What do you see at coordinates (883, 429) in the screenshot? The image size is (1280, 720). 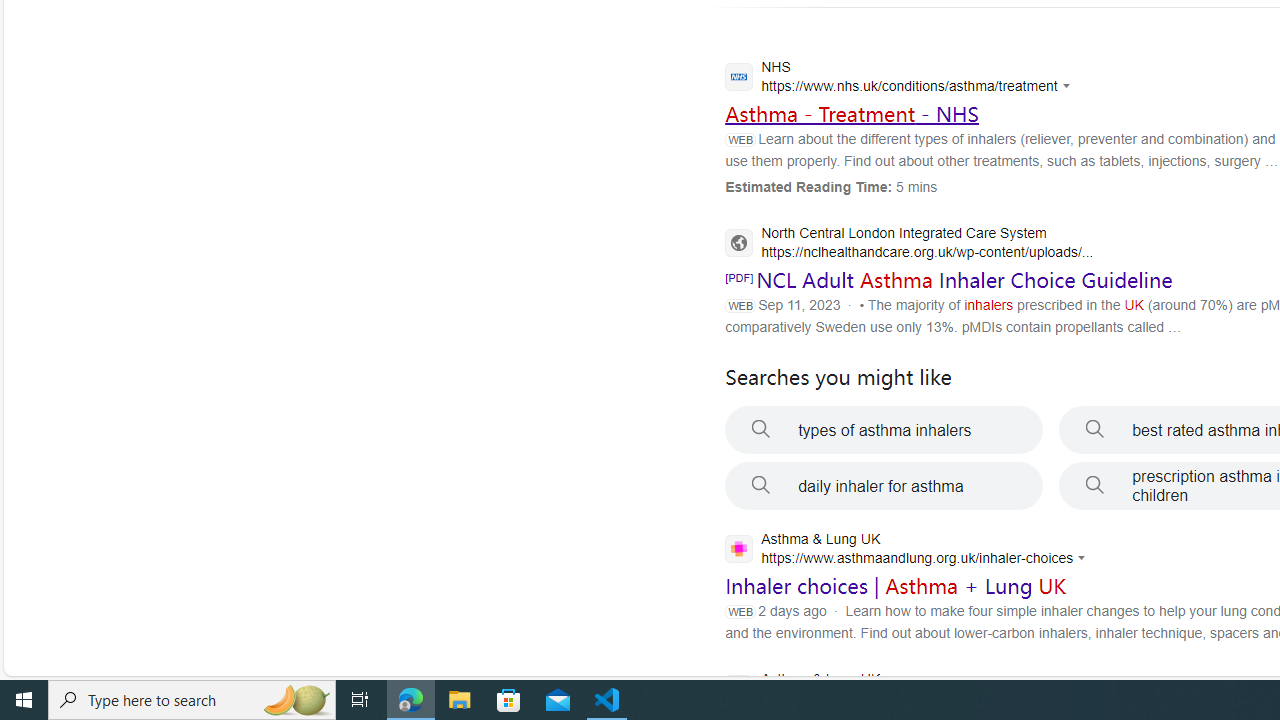 I see `'types of asthma inhalers'` at bounding box center [883, 429].